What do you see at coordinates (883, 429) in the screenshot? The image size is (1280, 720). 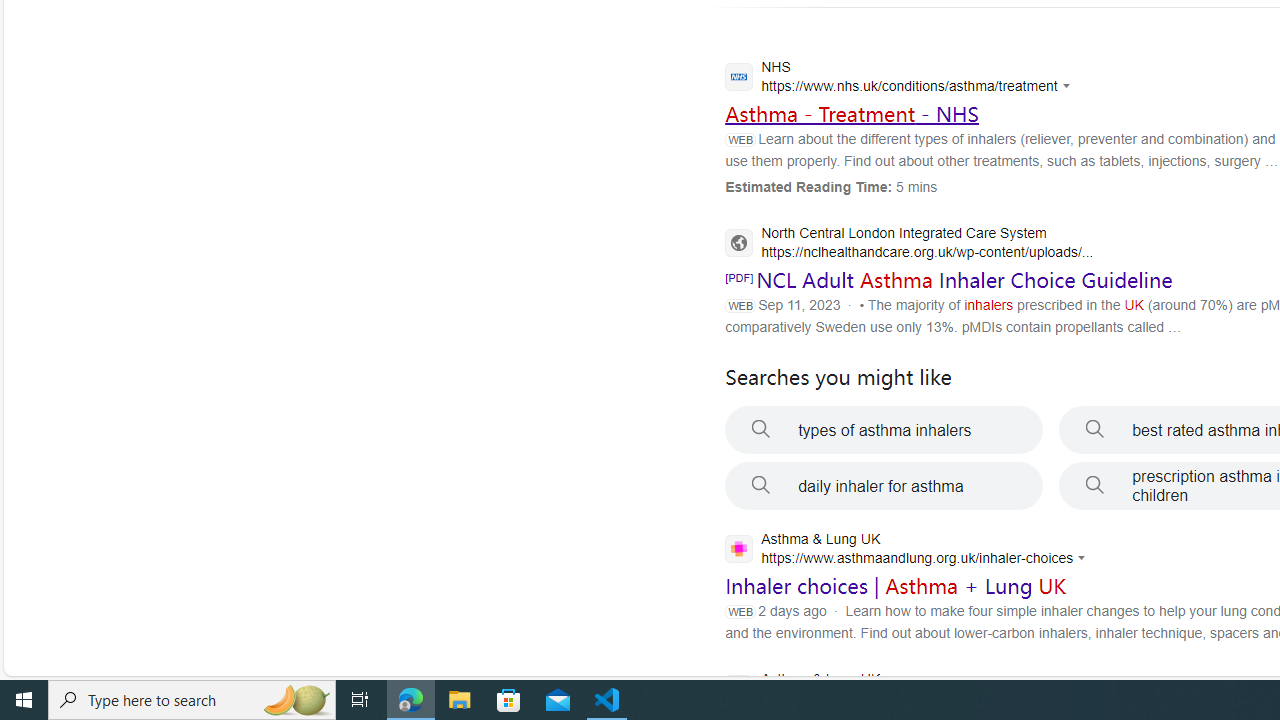 I see `'types of asthma inhalers'` at bounding box center [883, 429].